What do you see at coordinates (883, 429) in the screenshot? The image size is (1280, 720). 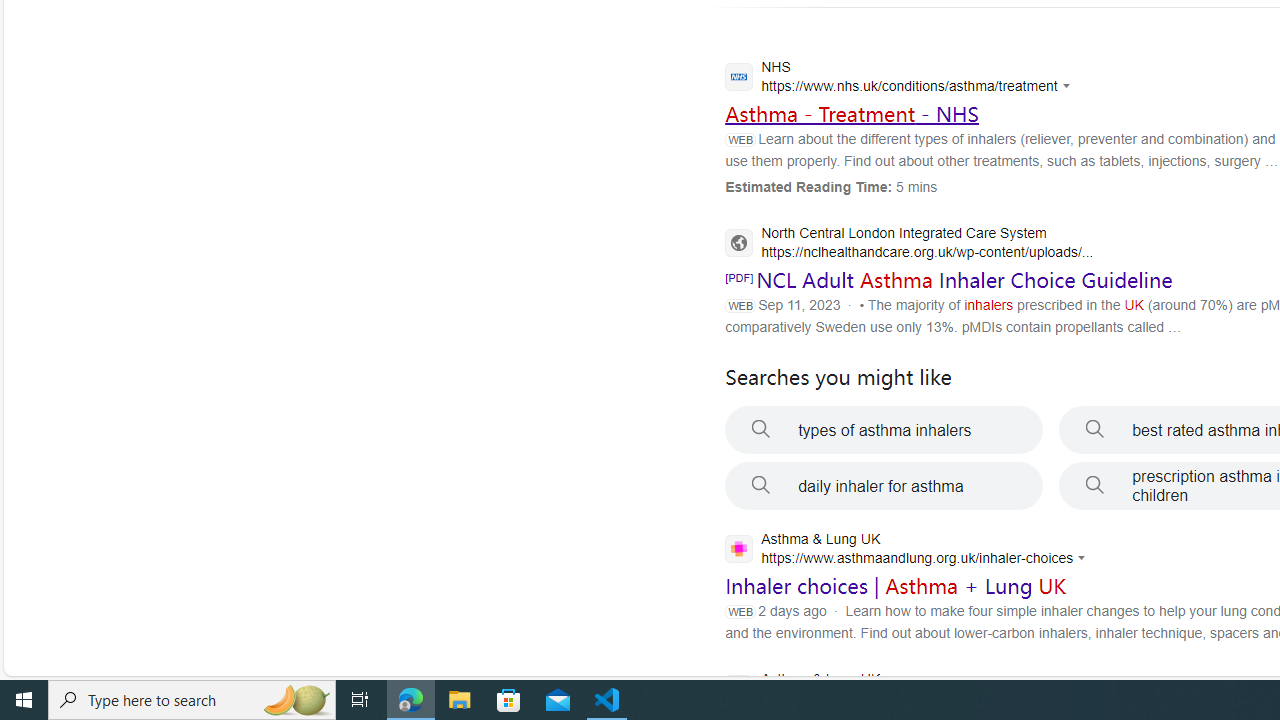 I see `'types of asthma inhalers'` at bounding box center [883, 429].